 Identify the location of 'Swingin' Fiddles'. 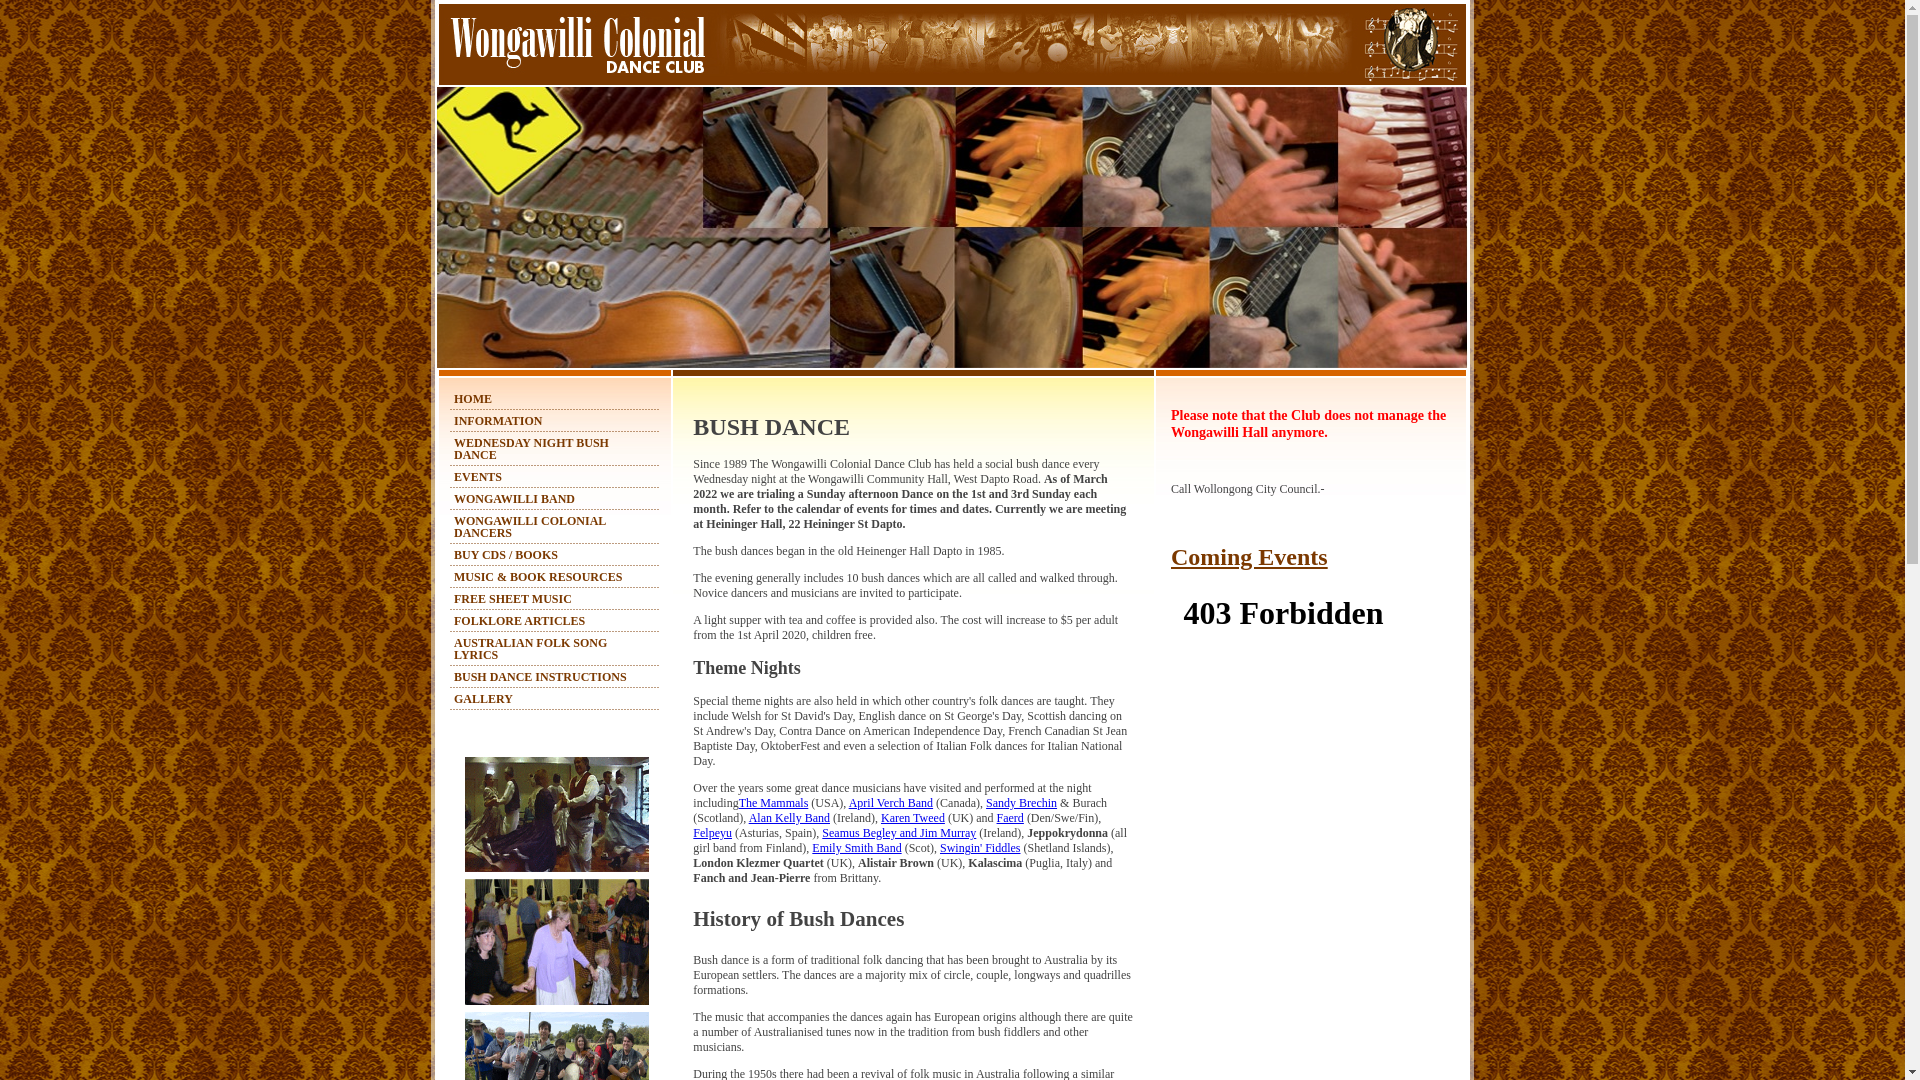
(980, 848).